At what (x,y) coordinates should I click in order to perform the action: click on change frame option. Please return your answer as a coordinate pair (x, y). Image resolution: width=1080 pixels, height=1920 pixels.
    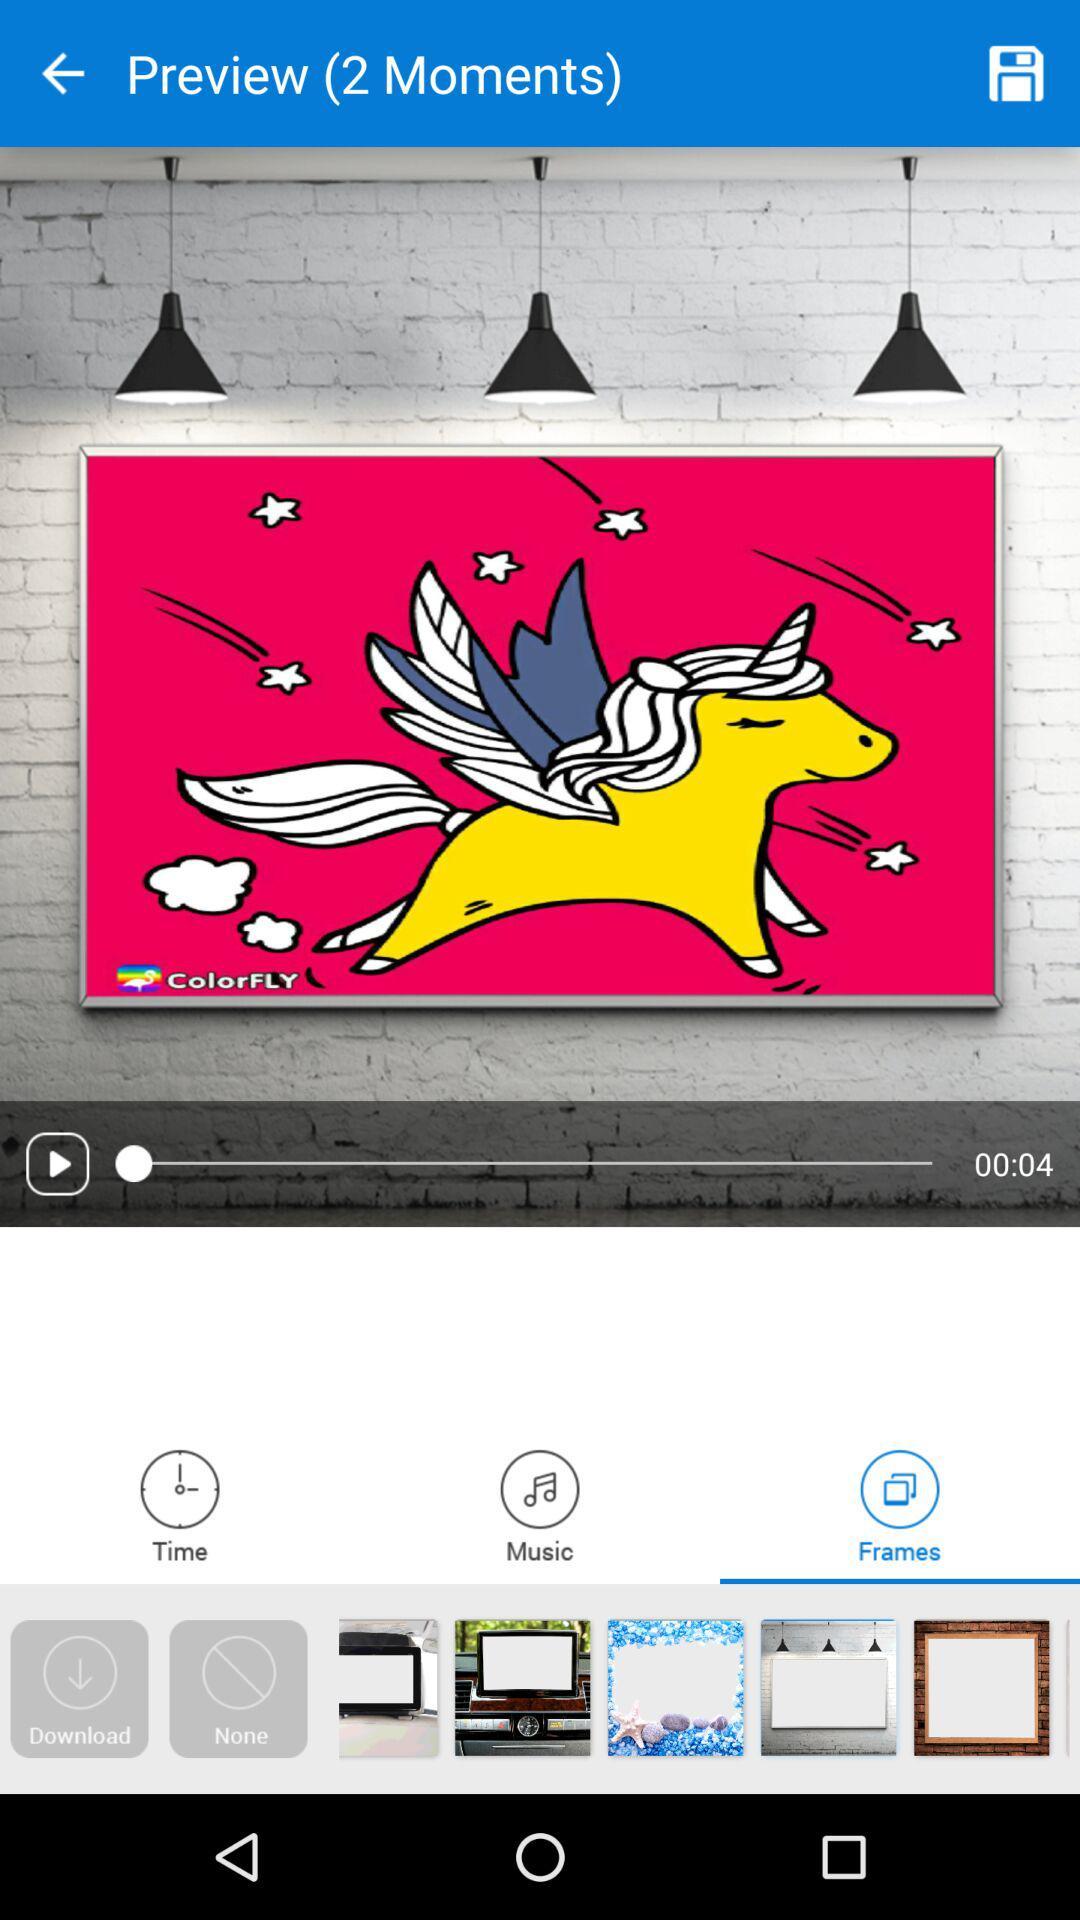
    Looking at the image, I should click on (898, 1505).